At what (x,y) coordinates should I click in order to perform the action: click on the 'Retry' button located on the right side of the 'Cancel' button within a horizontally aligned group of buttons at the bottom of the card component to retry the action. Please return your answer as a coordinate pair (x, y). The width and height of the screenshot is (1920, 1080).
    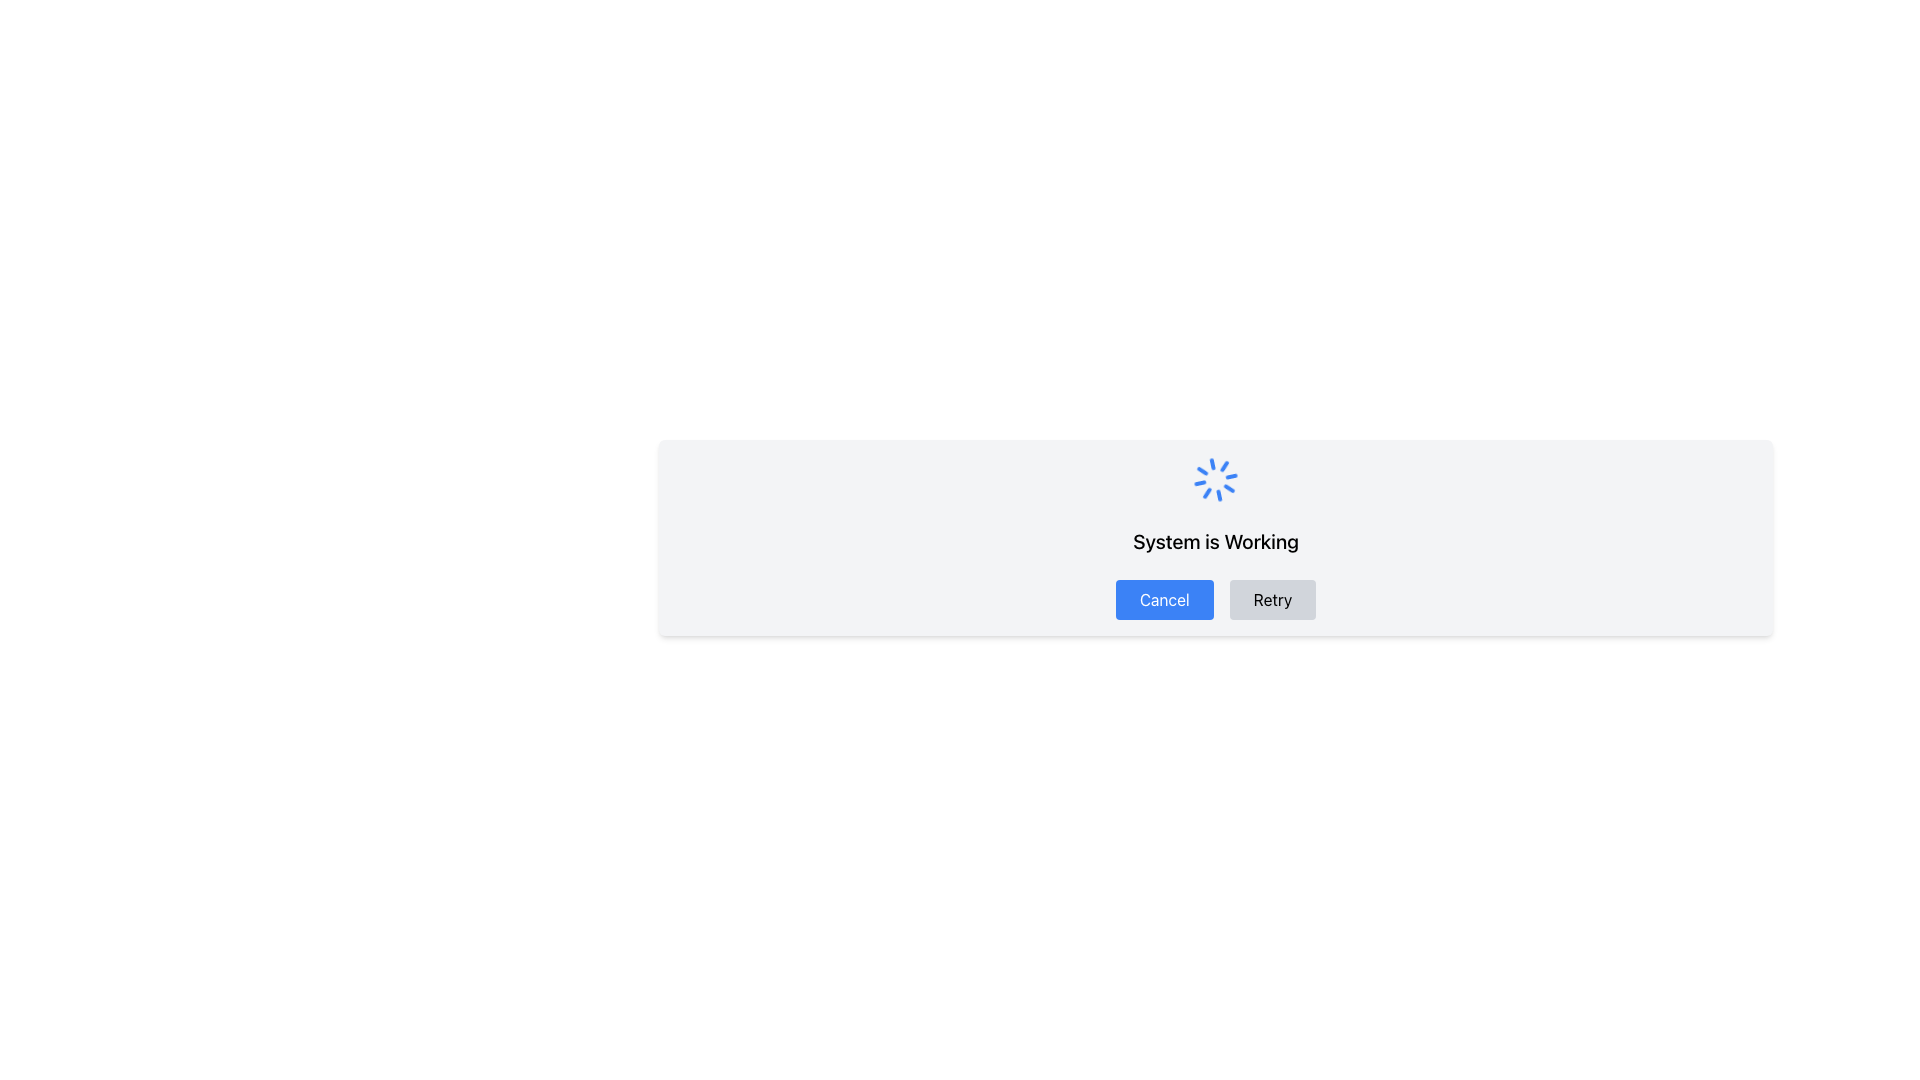
    Looking at the image, I should click on (1271, 599).